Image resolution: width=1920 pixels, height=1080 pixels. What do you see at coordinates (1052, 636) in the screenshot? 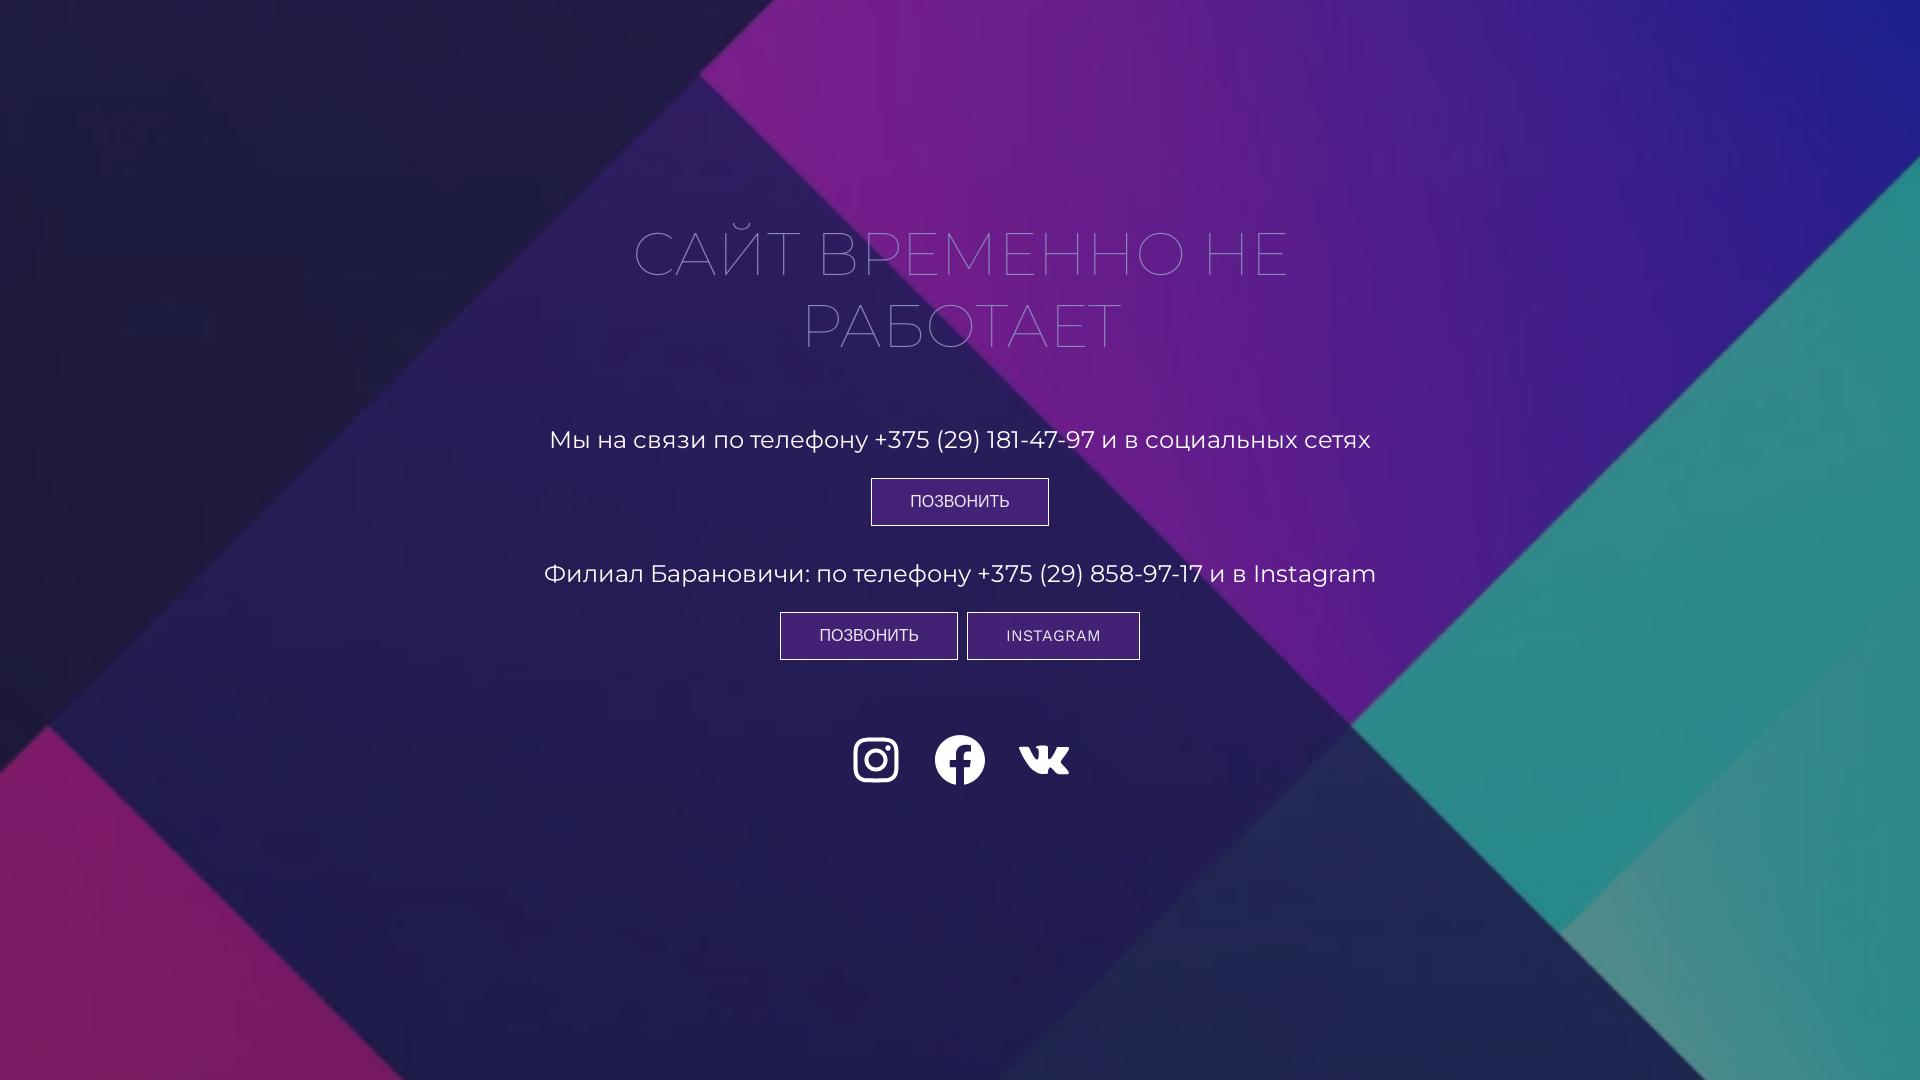
I see `'INSTAGRAM'` at bounding box center [1052, 636].